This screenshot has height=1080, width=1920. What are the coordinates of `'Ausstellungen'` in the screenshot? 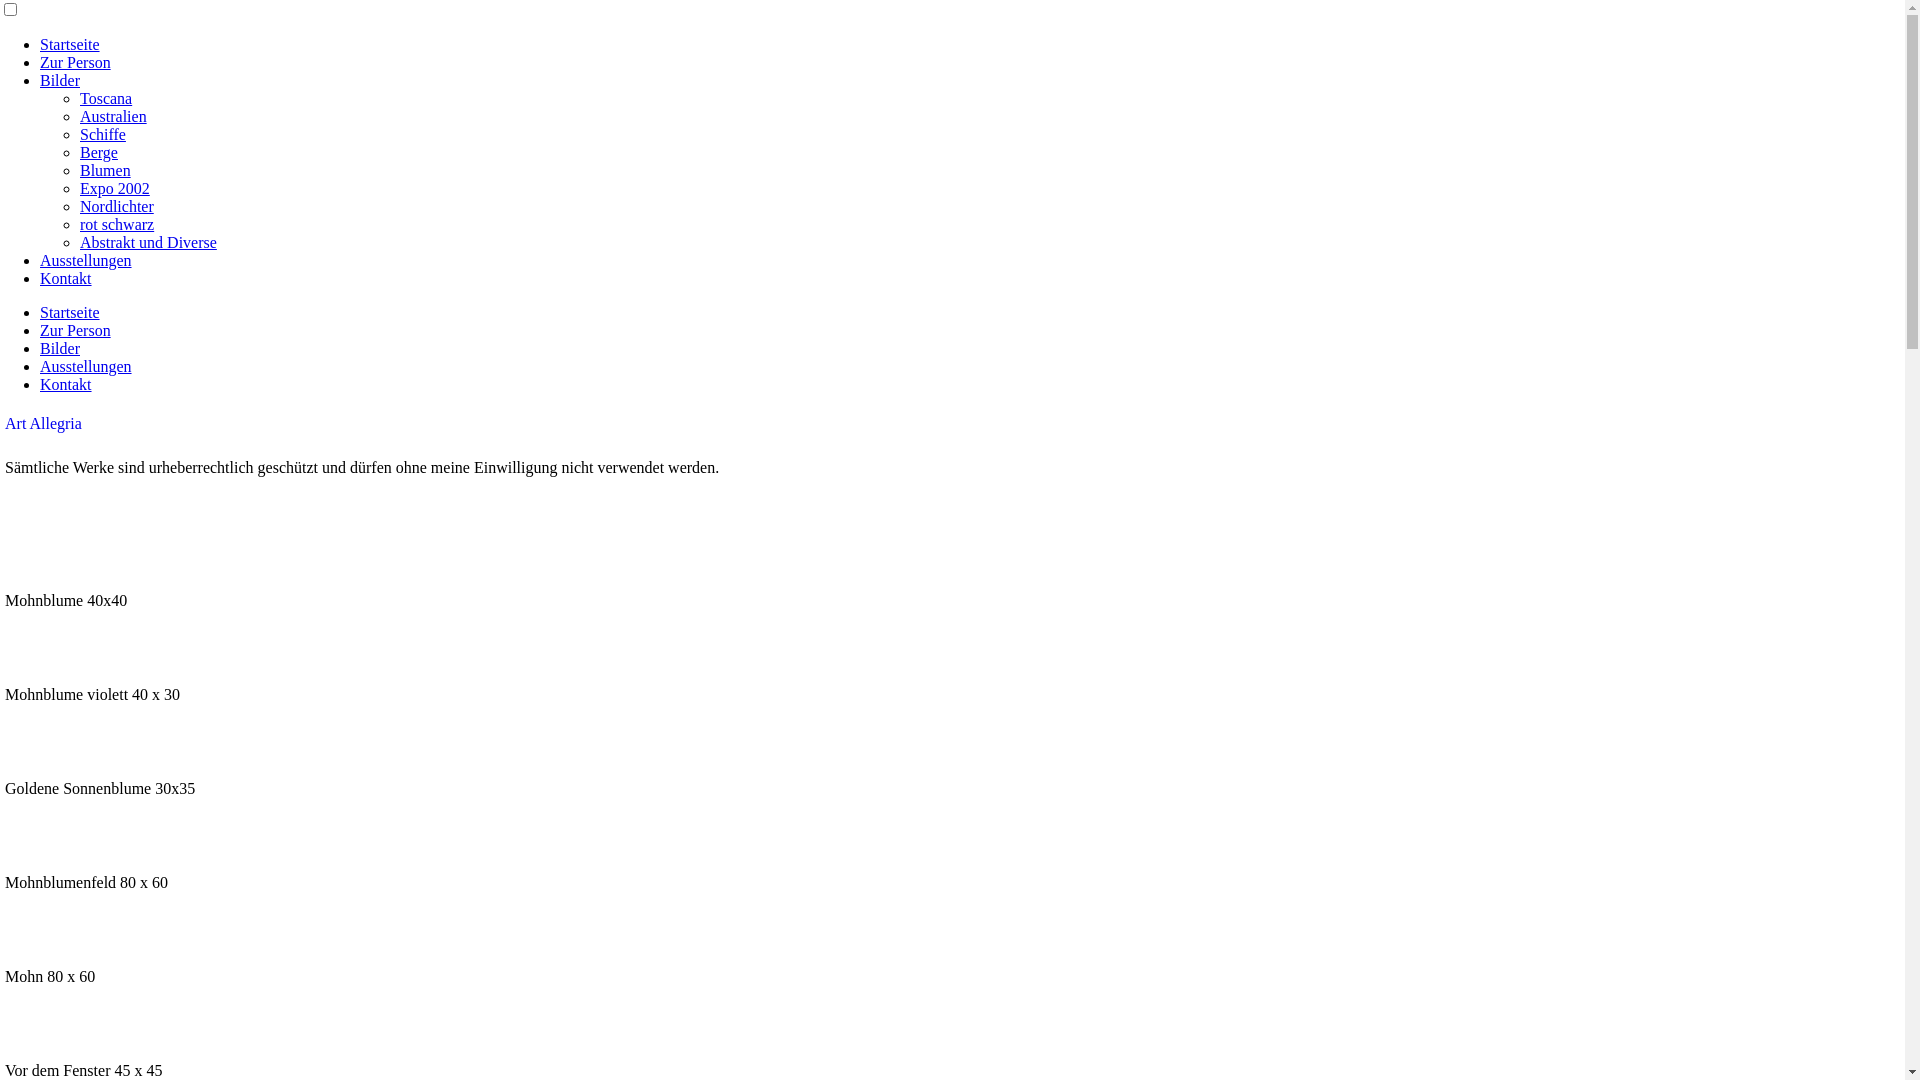 It's located at (85, 259).